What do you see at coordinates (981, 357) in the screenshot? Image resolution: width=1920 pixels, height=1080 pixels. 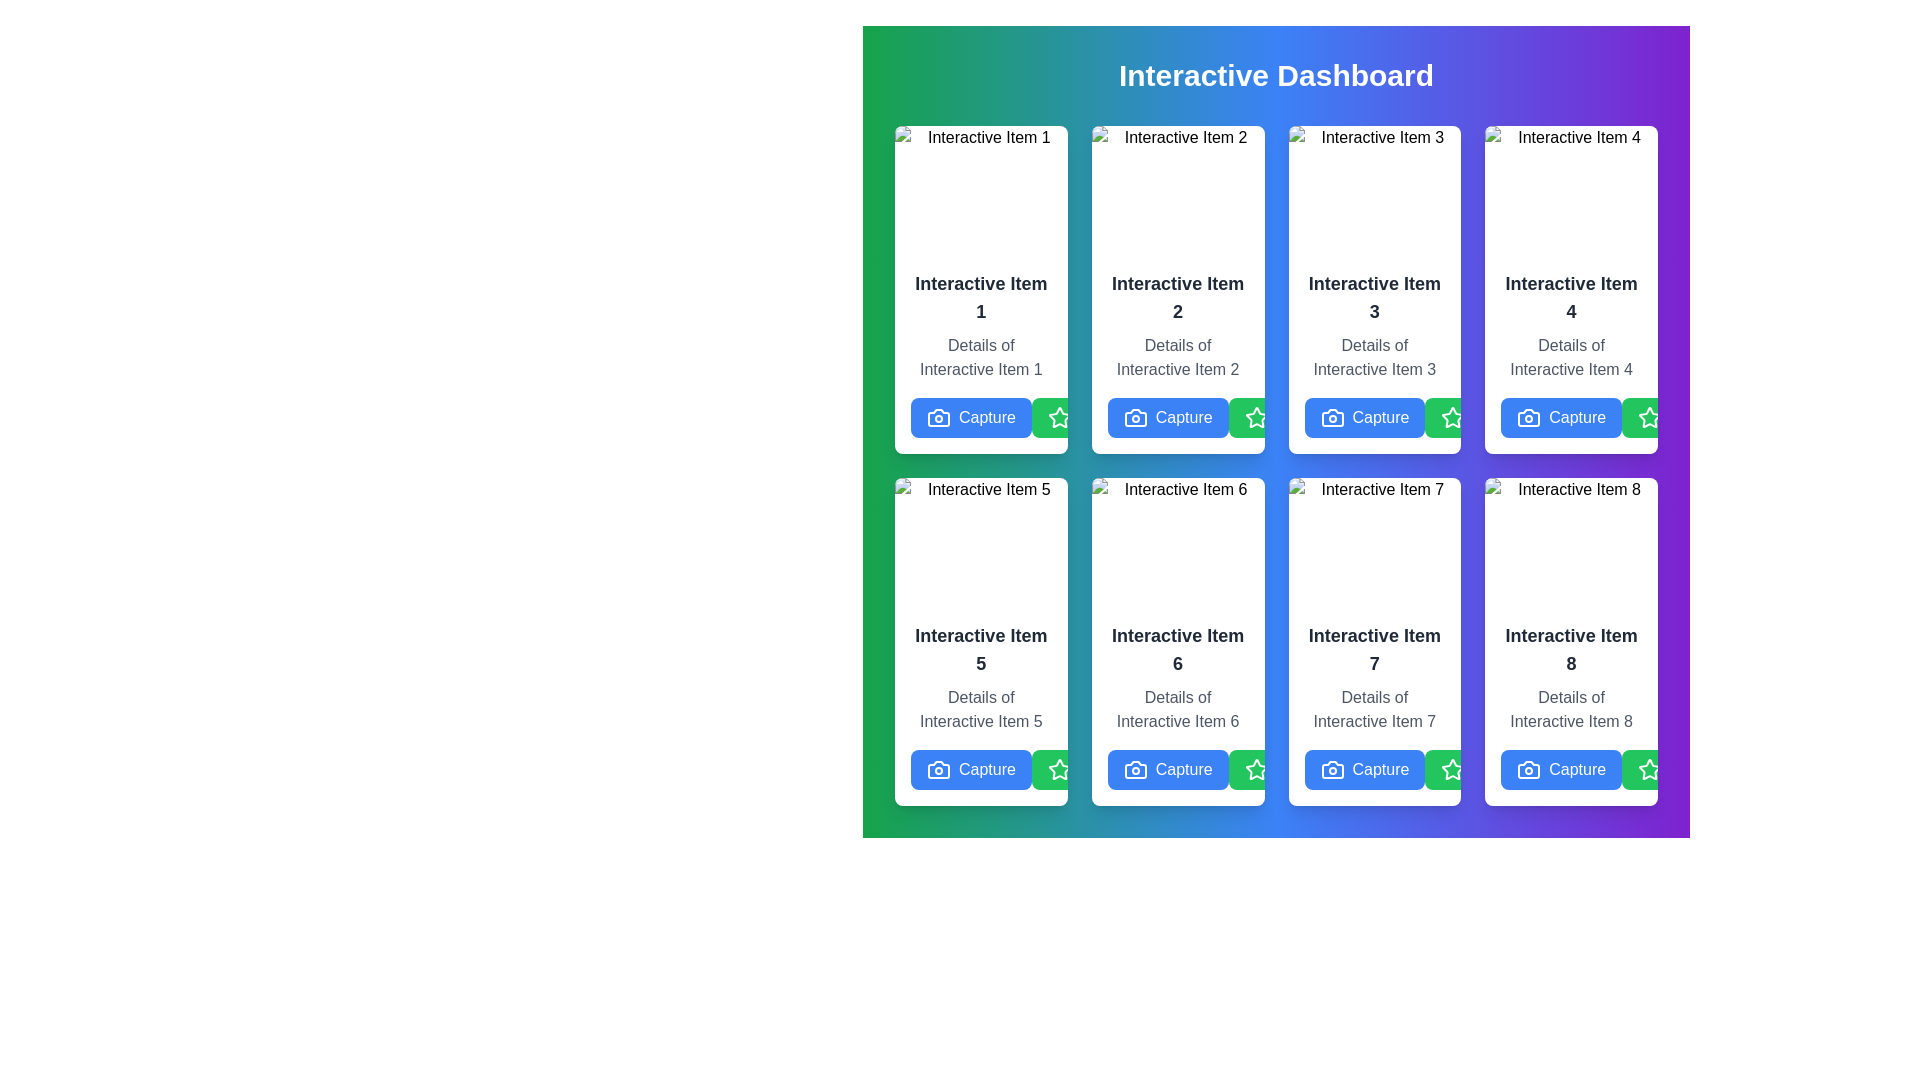 I see `the text field displaying 'Details of Interactive Item 1', which is styled with muted gray color and is centered beneath the title 'Interactive Item 1'` at bounding box center [981, 357].